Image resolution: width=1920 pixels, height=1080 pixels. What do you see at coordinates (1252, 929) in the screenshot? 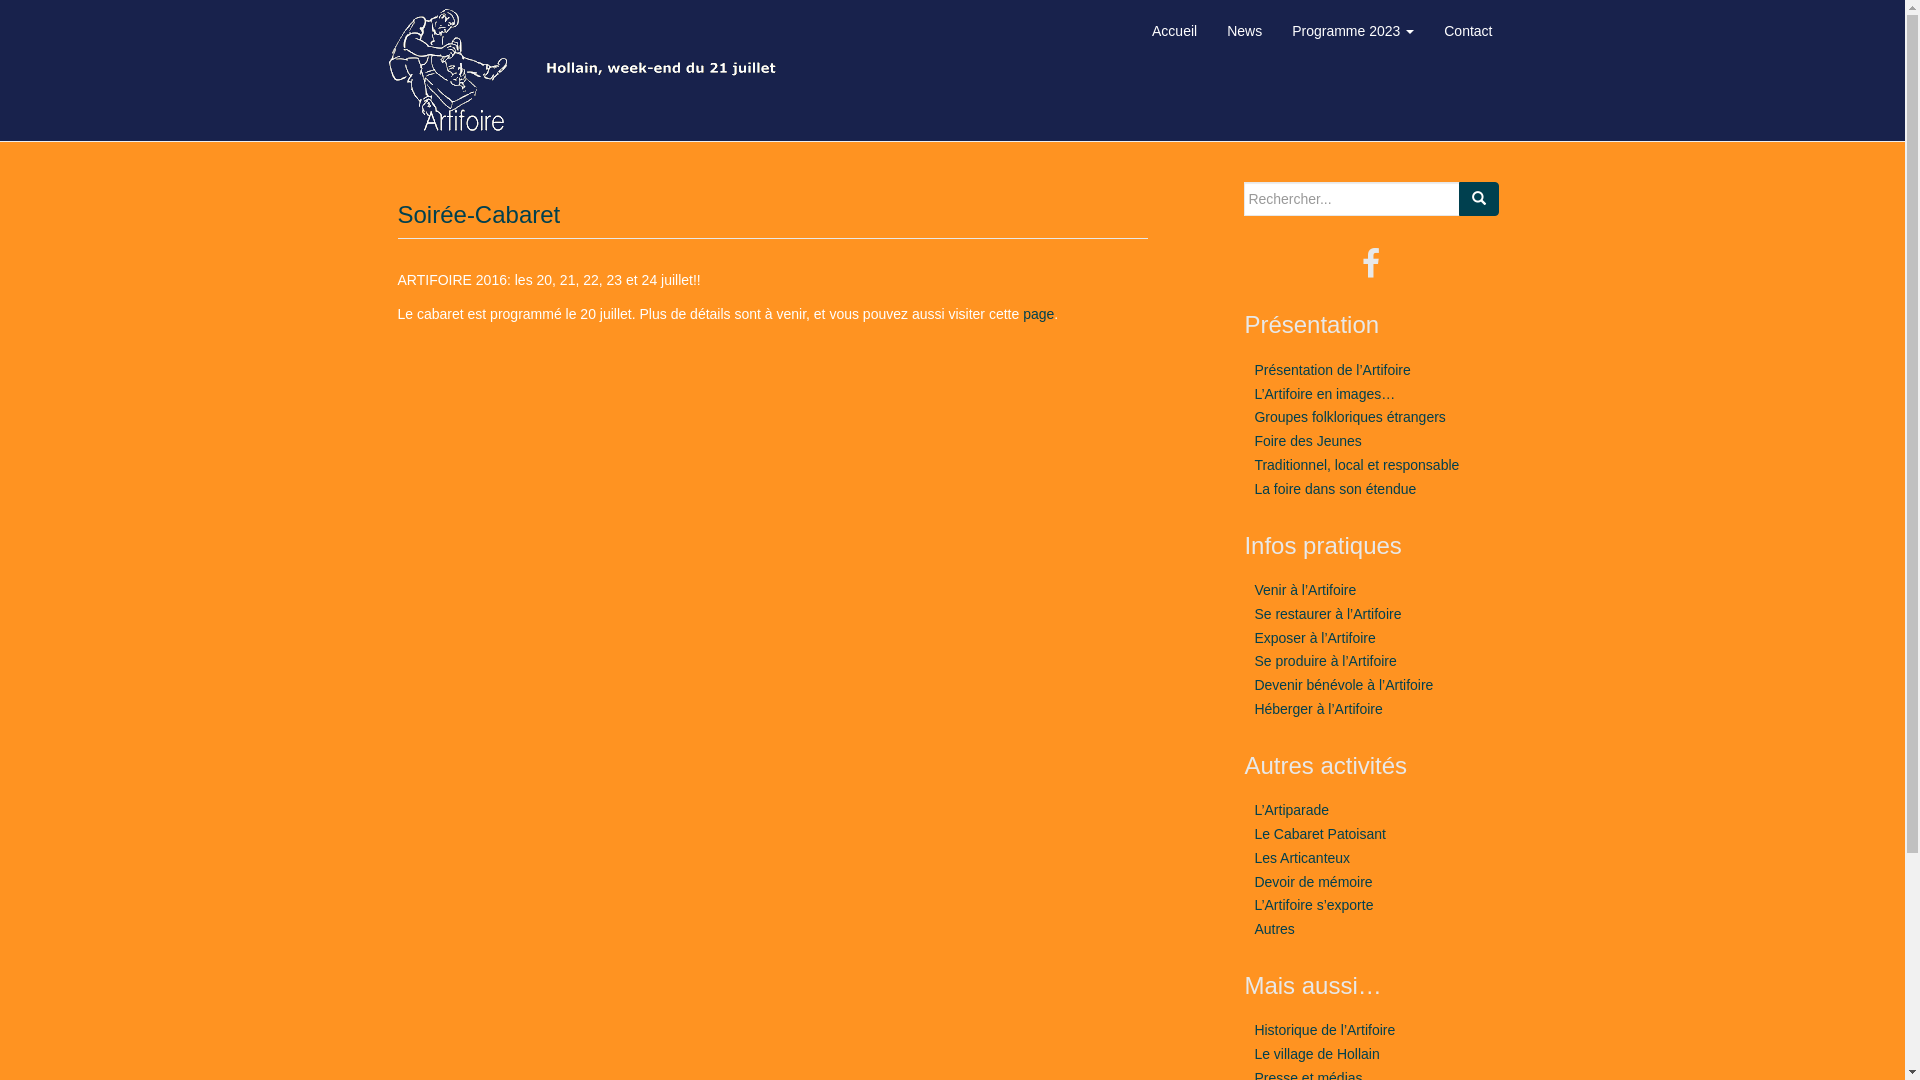
I see `'Autres'` at bounding box center [1252, 929].